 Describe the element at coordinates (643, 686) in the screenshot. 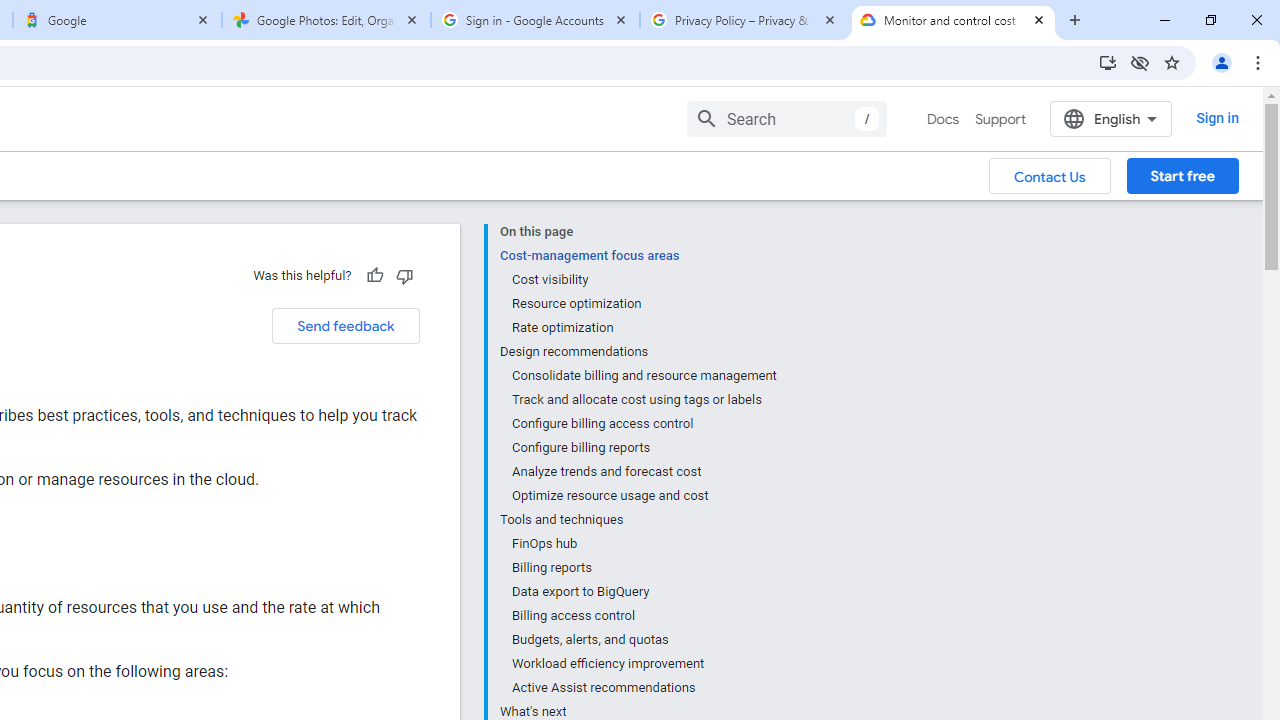

I see `'Active Assist recommendations'` at that location.